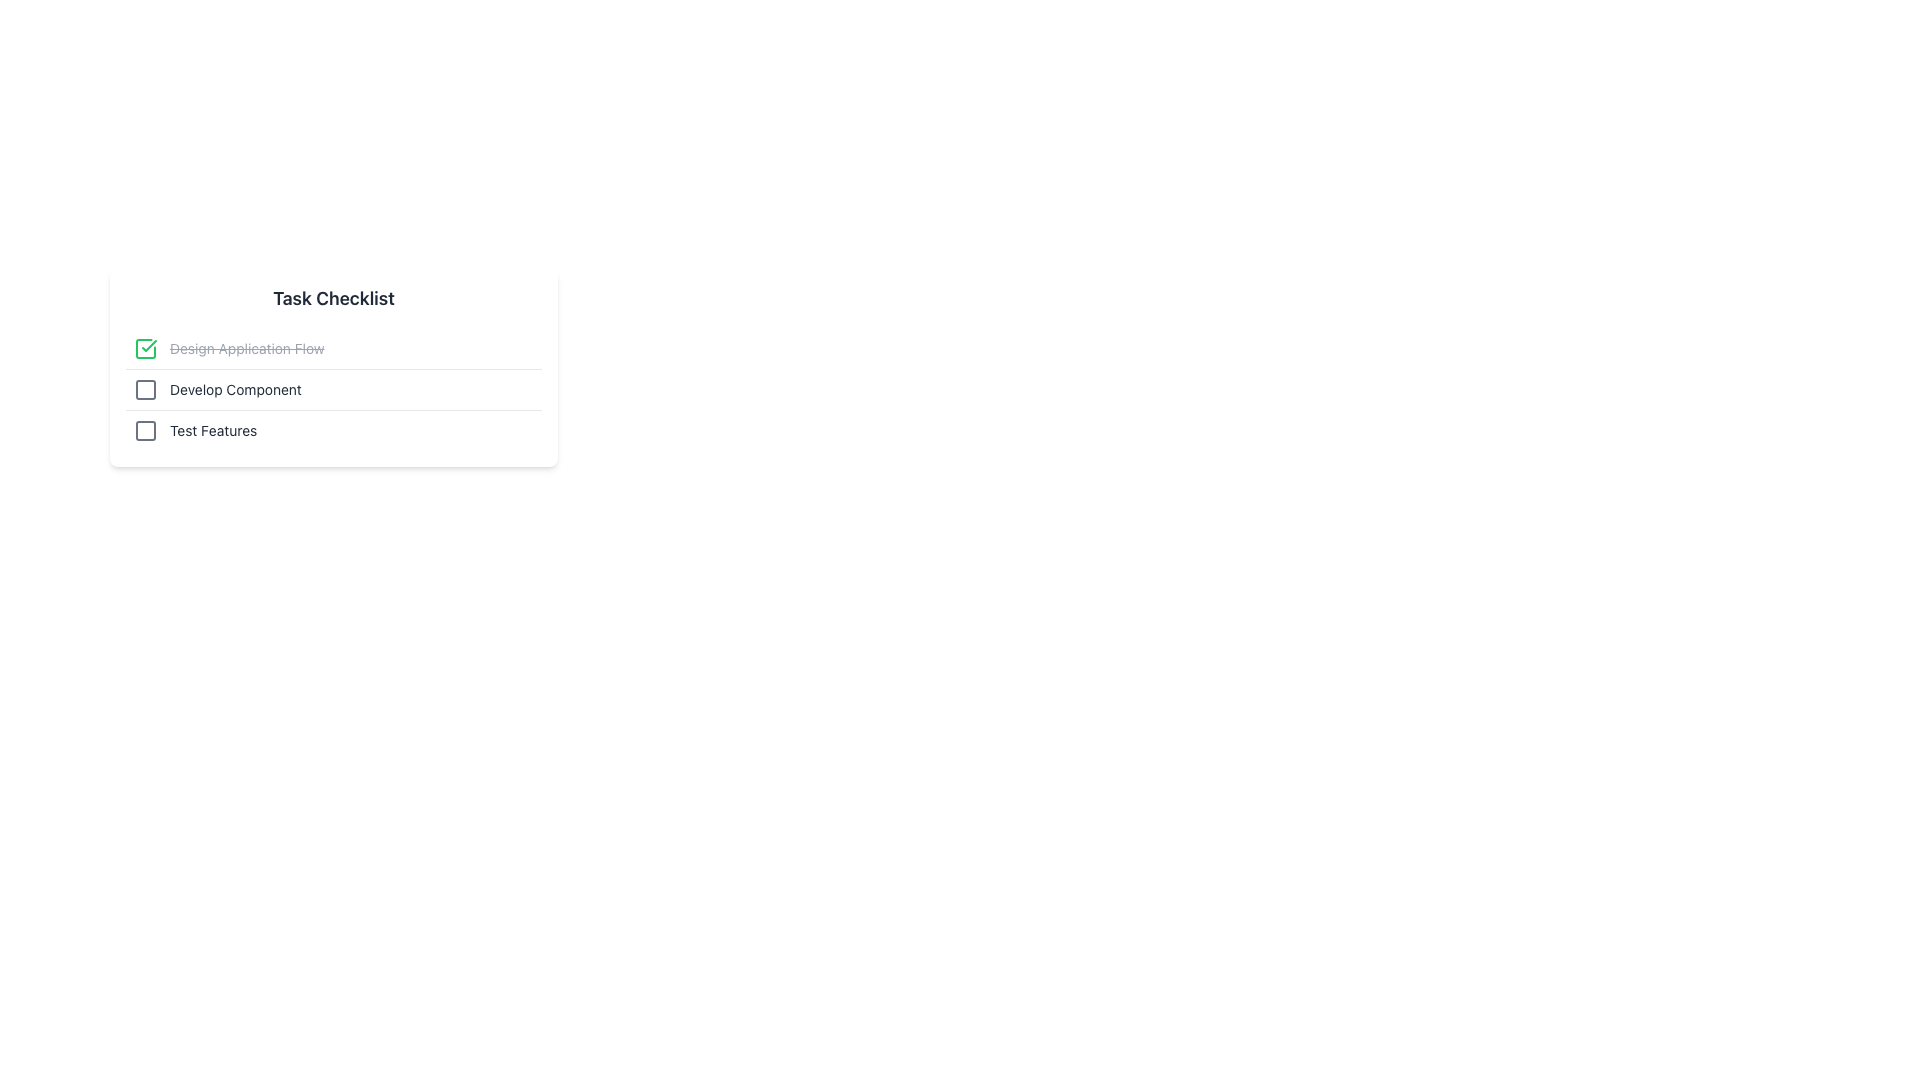 This screenshot has height=1080, width=1920. I want to click on the first item in the checklist tasks list, which is visually distinguished from completed tasks in a vertical layout, so click(334, 367).